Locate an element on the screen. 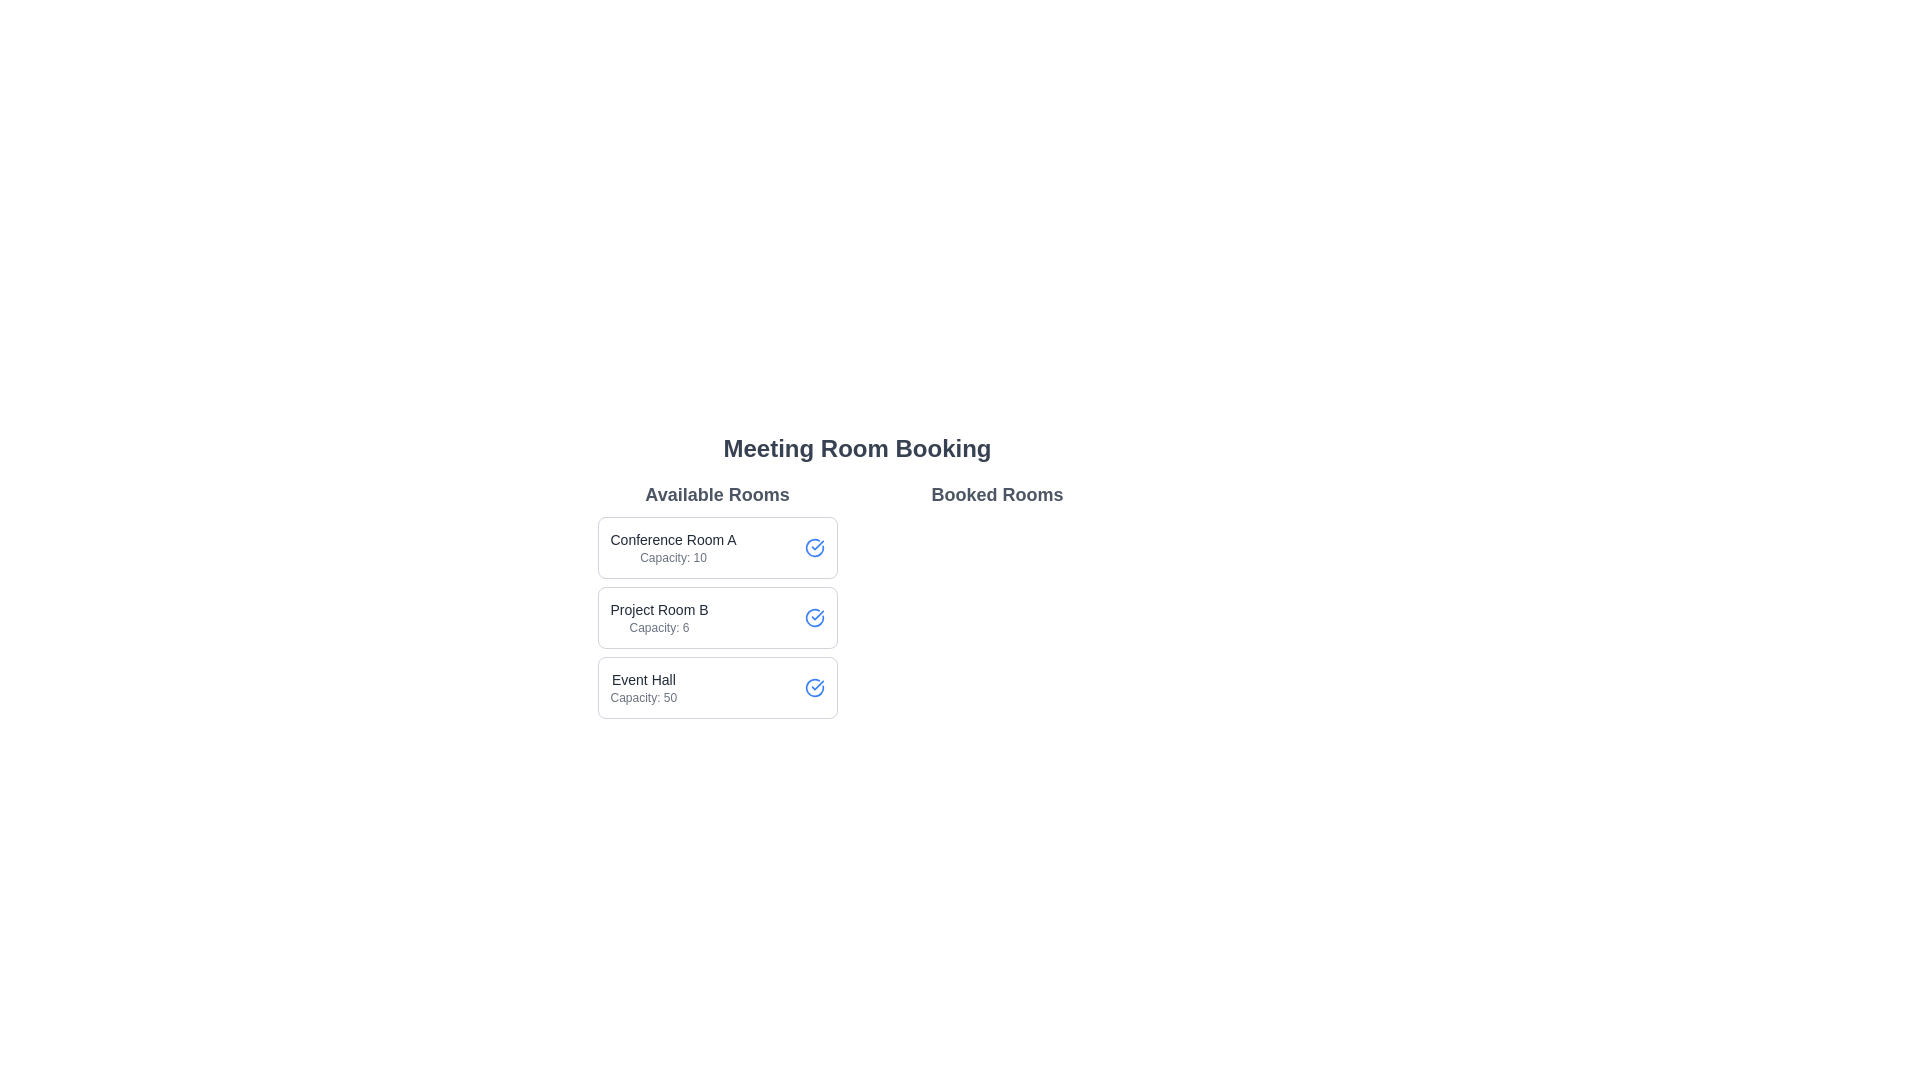 This screenshot has width=1920, height=1080. the circular checkmark icon within the 'Event Hall' card under the 'Available Rooms' section, which indicates that this room is booked is located at coordinates (814, 686).